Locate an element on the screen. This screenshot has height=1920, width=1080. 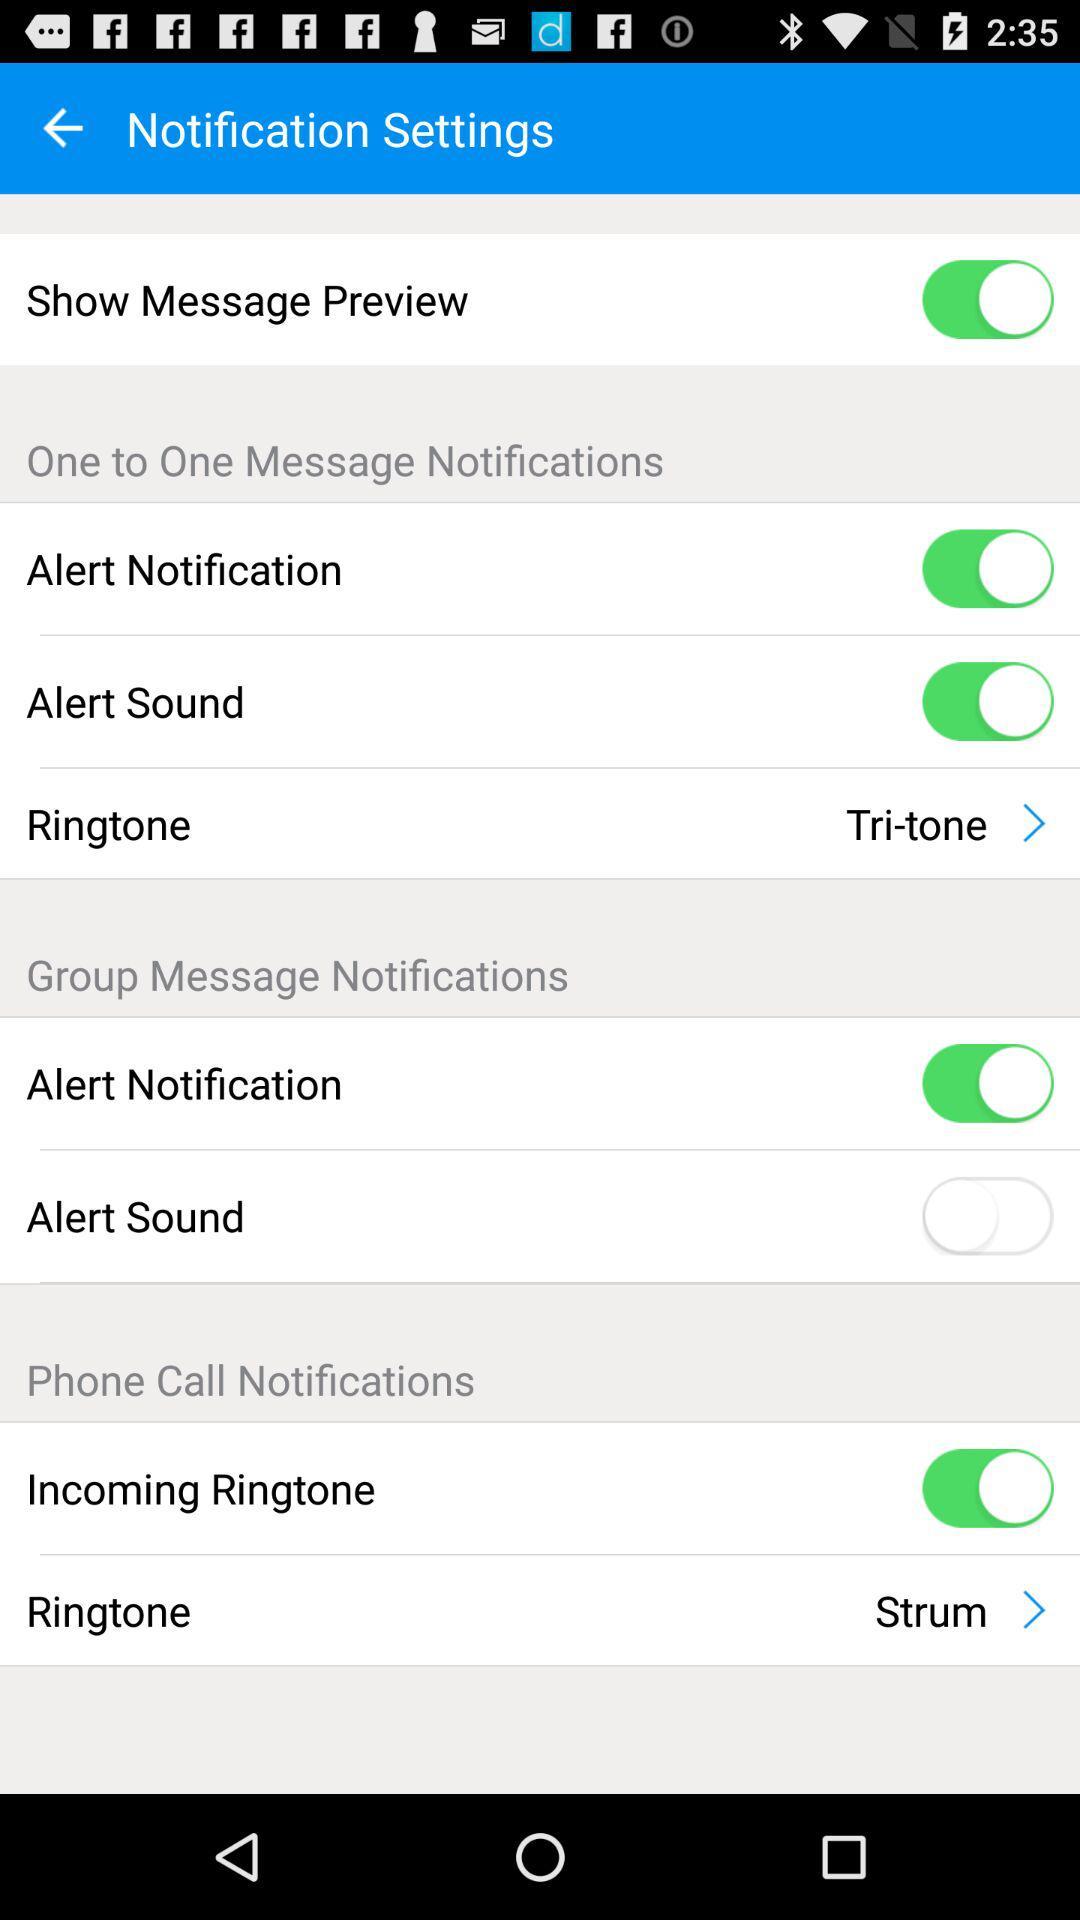
app to the right of incoming ringtone icon is located at coordinates (987, 1488).